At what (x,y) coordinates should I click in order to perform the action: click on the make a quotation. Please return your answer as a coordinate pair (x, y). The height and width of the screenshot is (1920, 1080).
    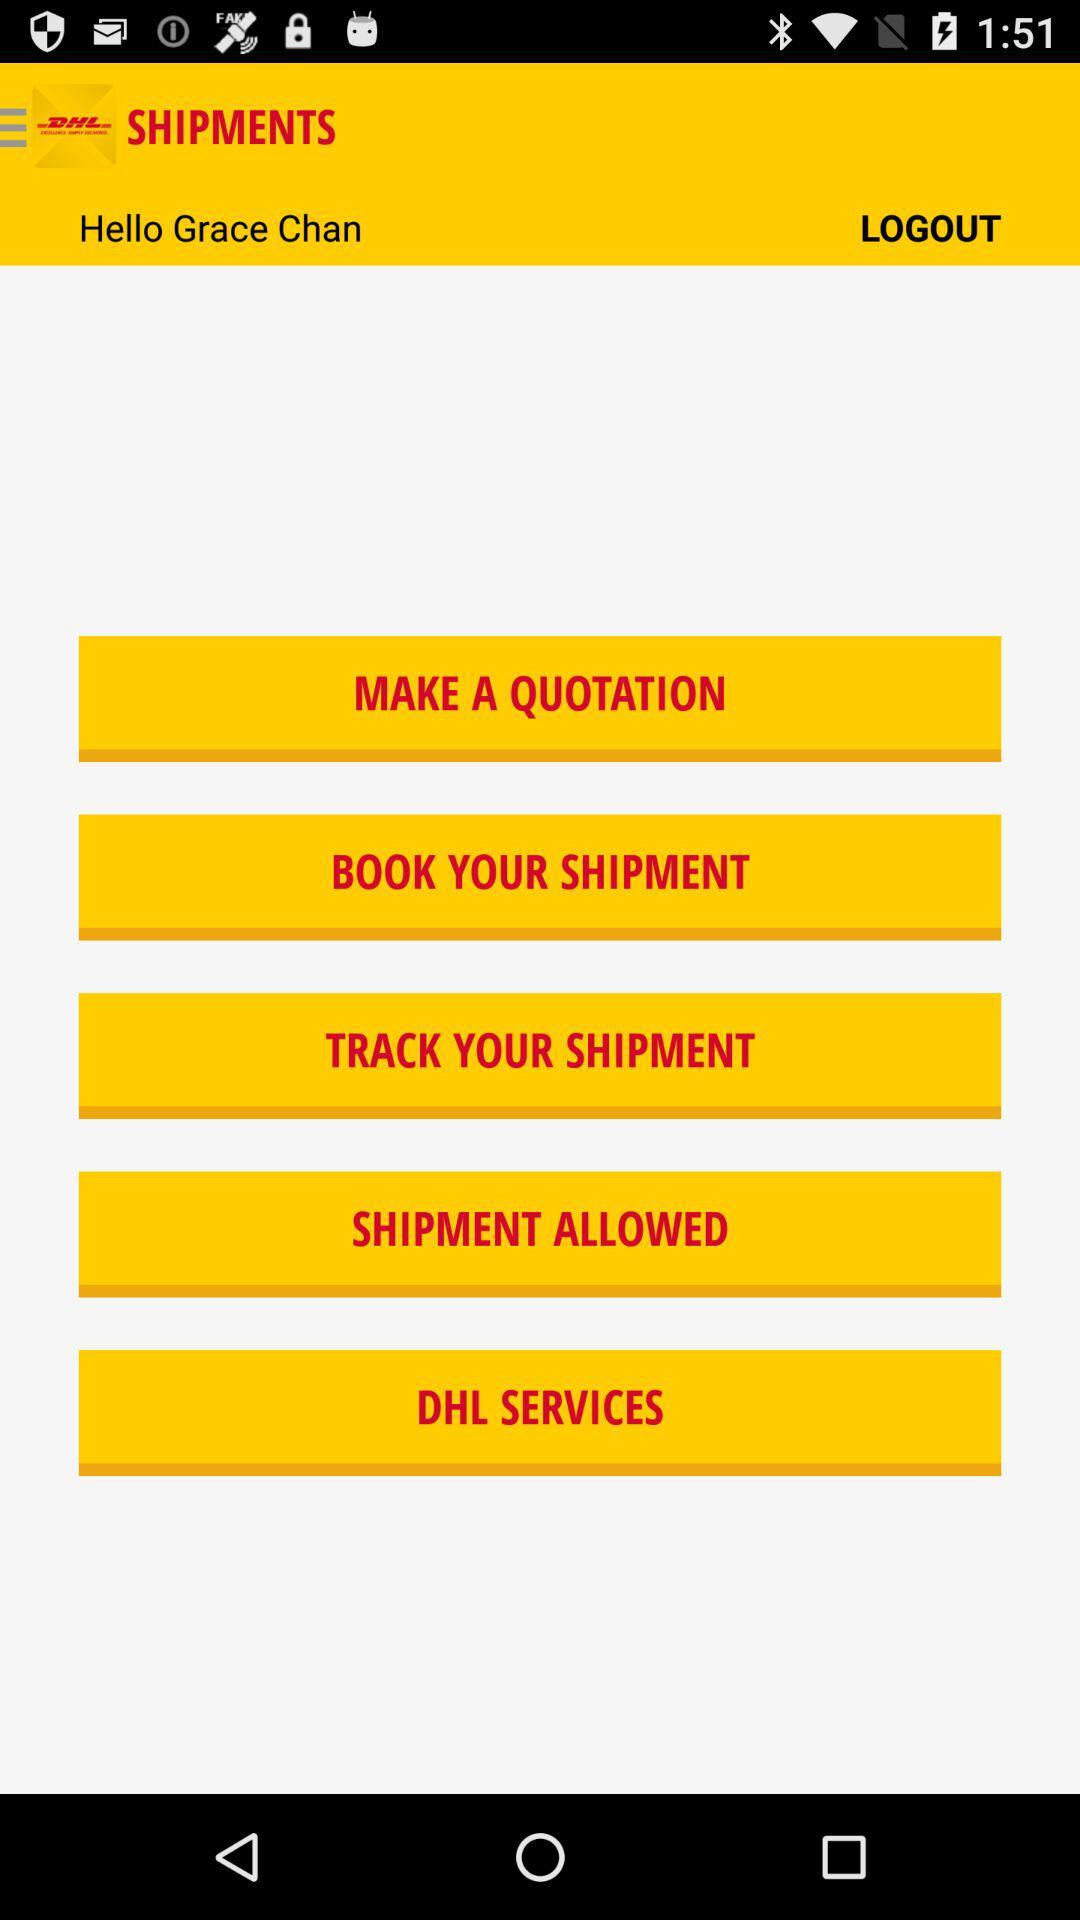
    Looking at the image, I should click on (540, 699).